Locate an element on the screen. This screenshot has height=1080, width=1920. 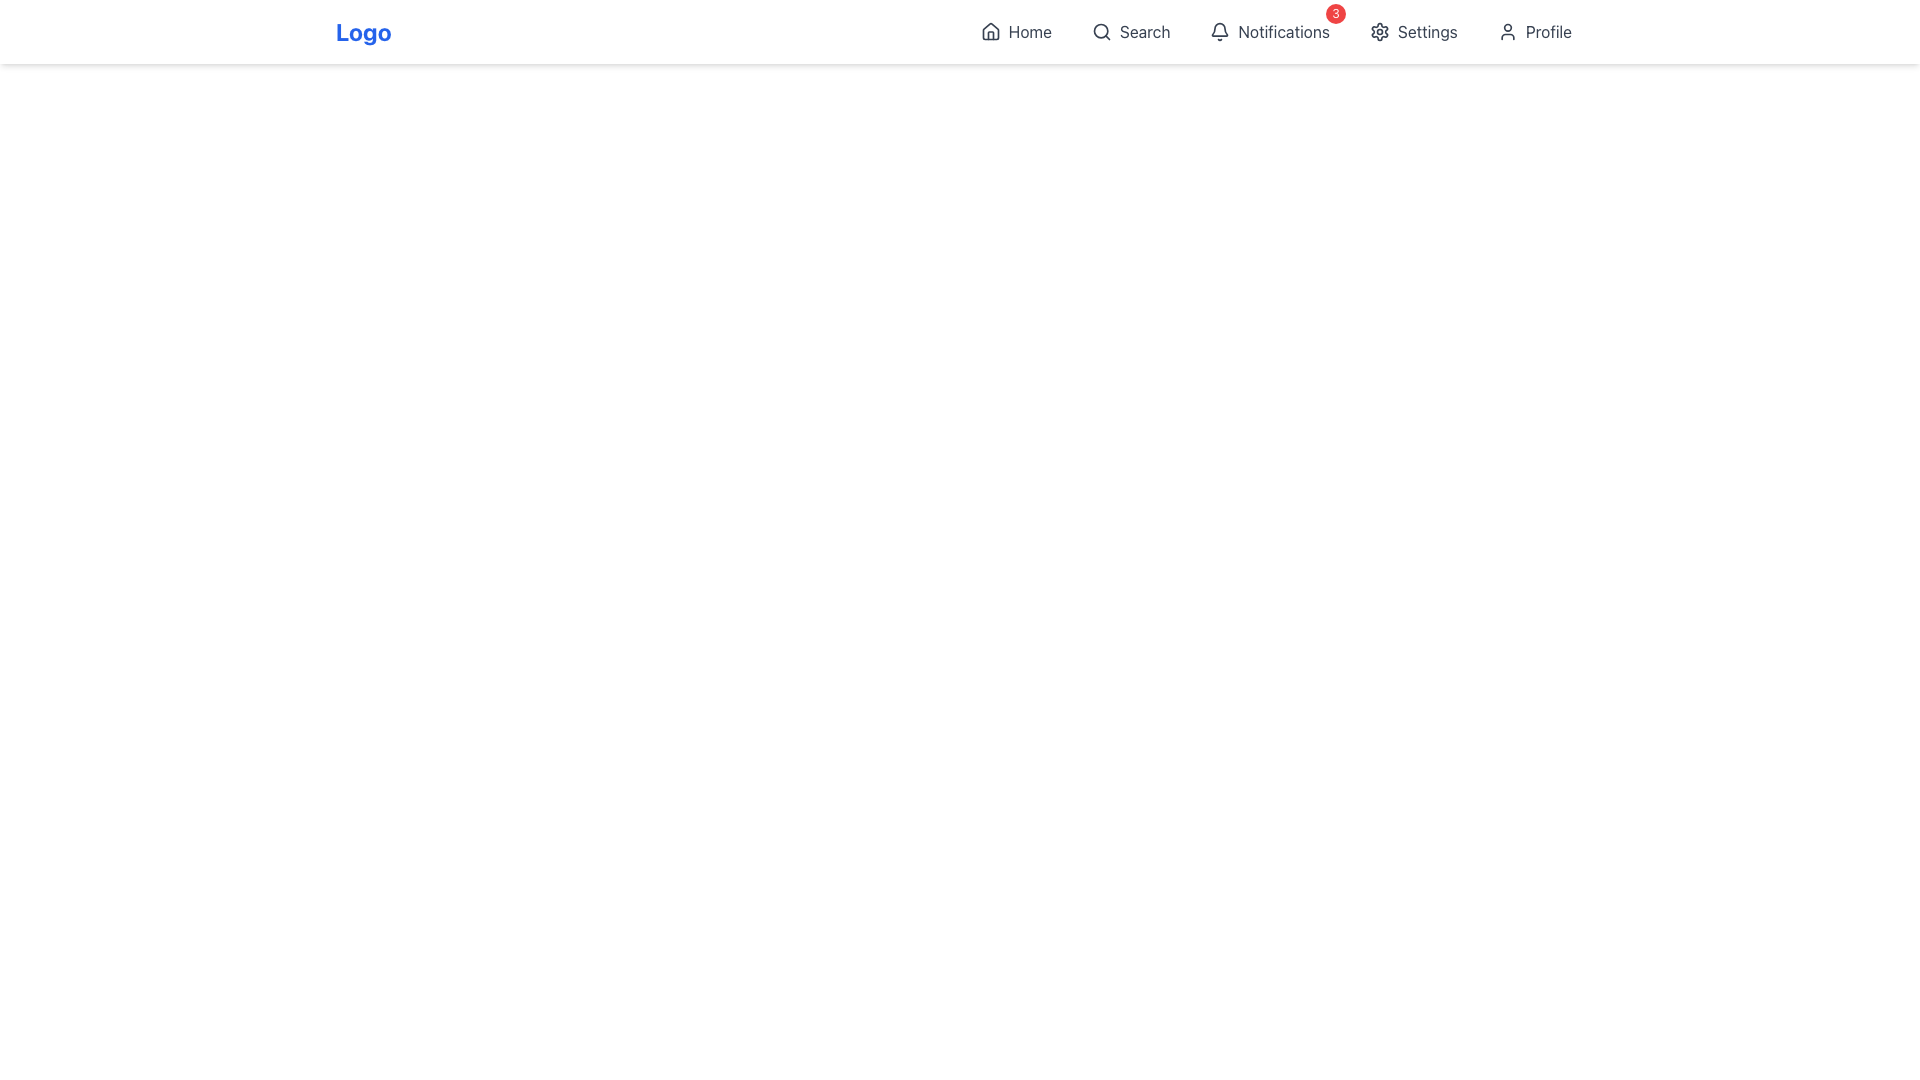
the 'Home' text in the top navigation bar is located at coordinates (1030, 31).